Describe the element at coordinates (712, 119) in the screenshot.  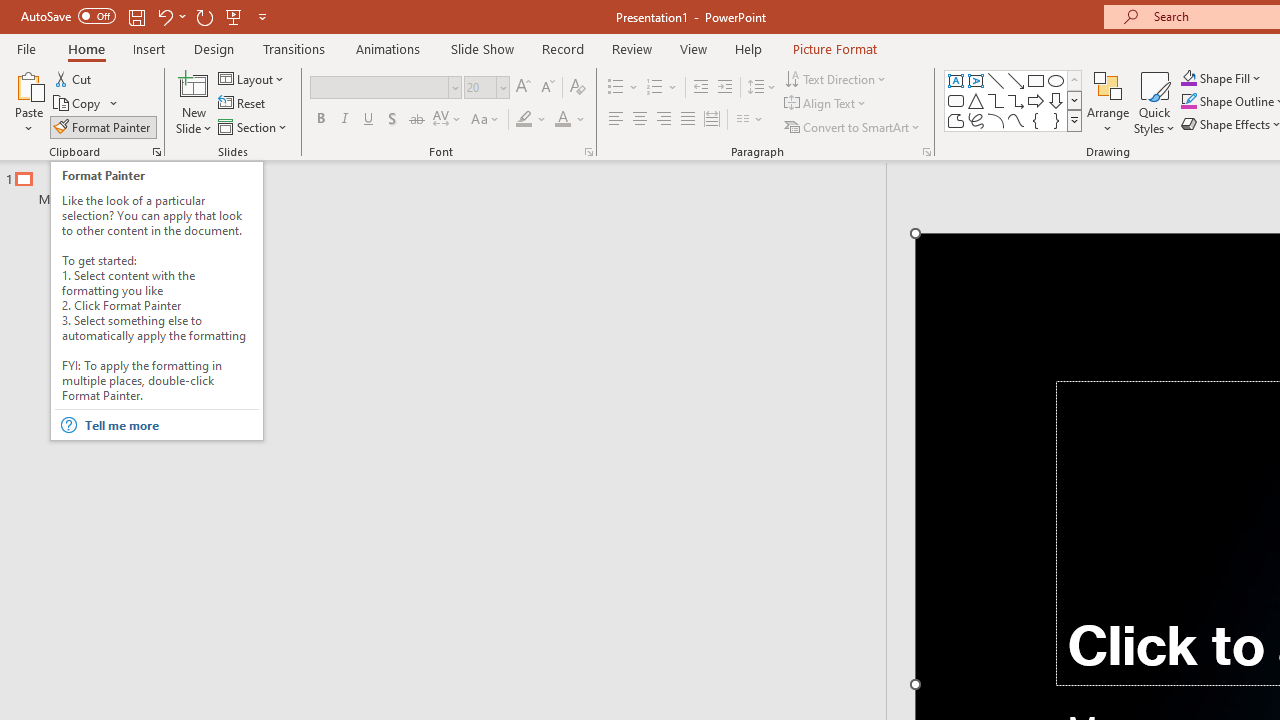
I see `'Distributed'` at that location.